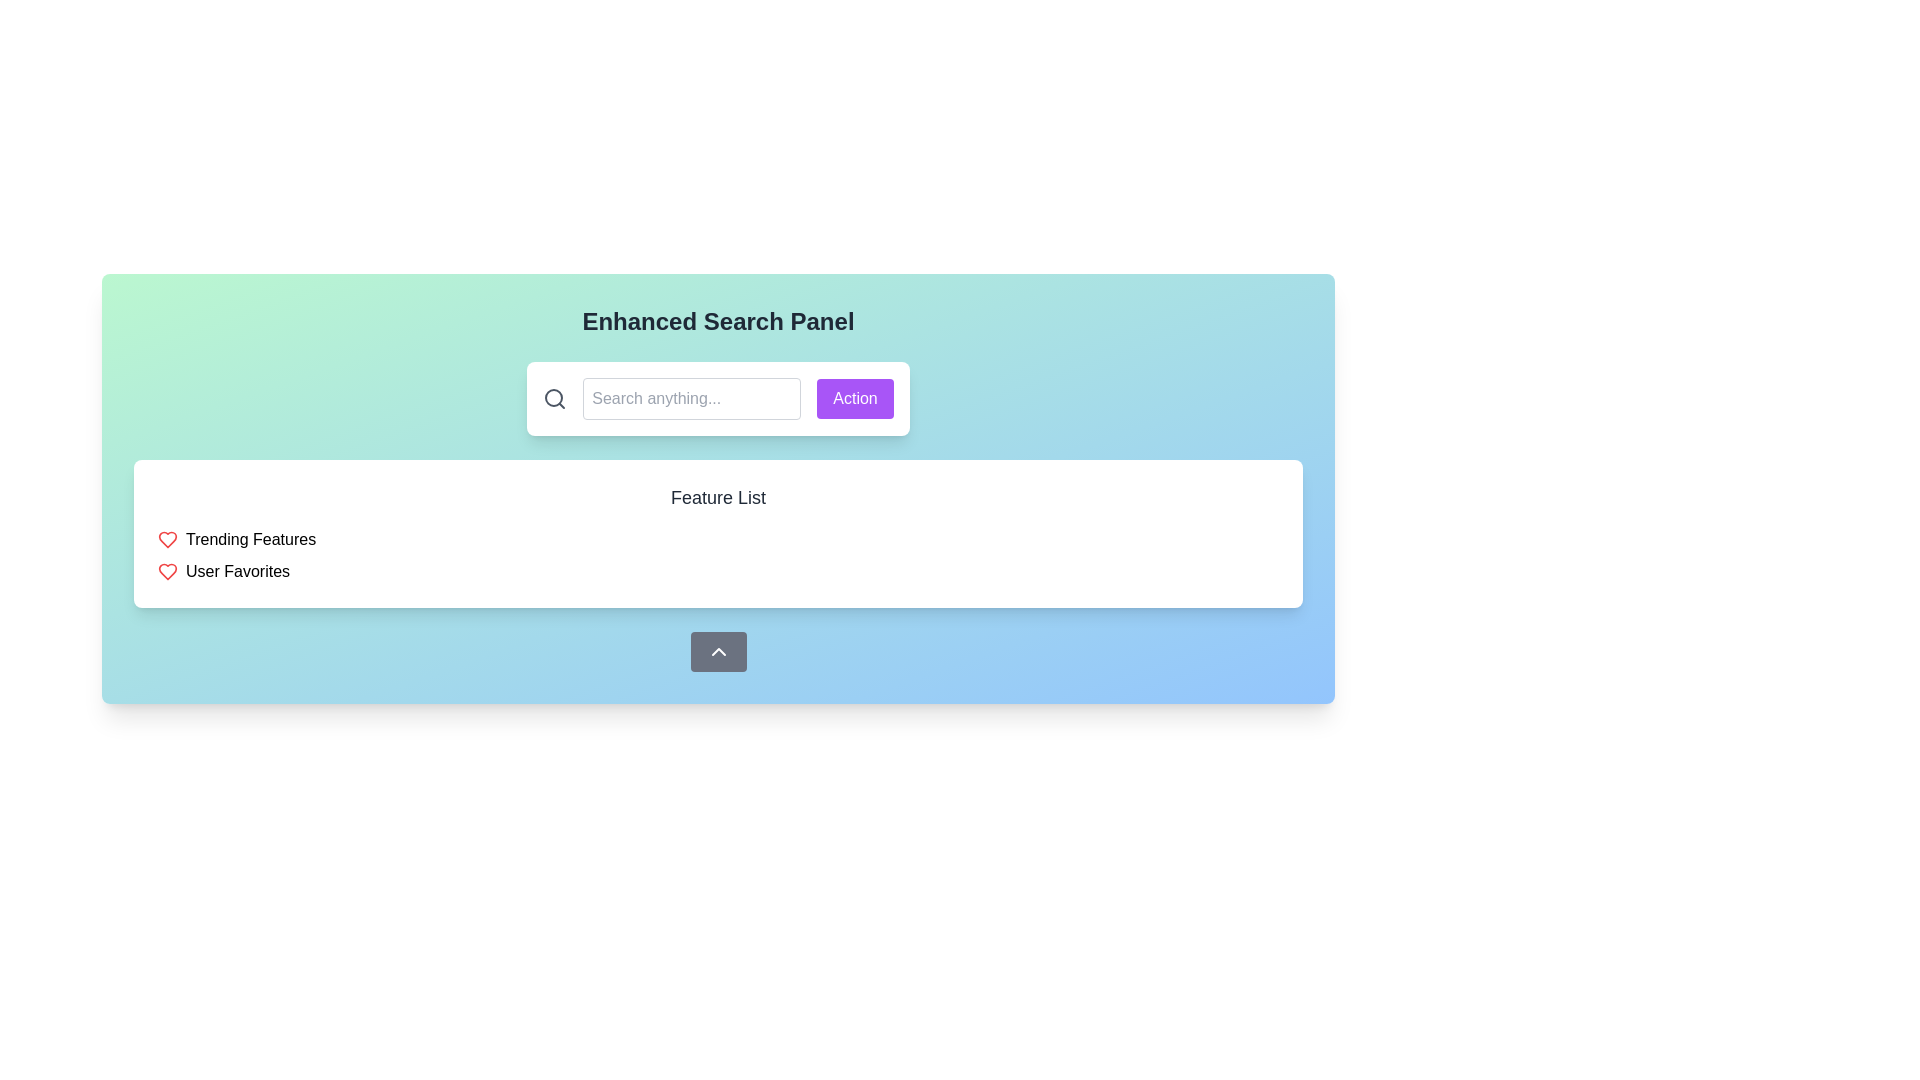 This screenshot has width=1920, height=1080. Describe the element at coordinates (855, 398) in the screenshot. I see `the 'Action' button, which is styled with white text on a purple background and has a rounded shape` at that location.